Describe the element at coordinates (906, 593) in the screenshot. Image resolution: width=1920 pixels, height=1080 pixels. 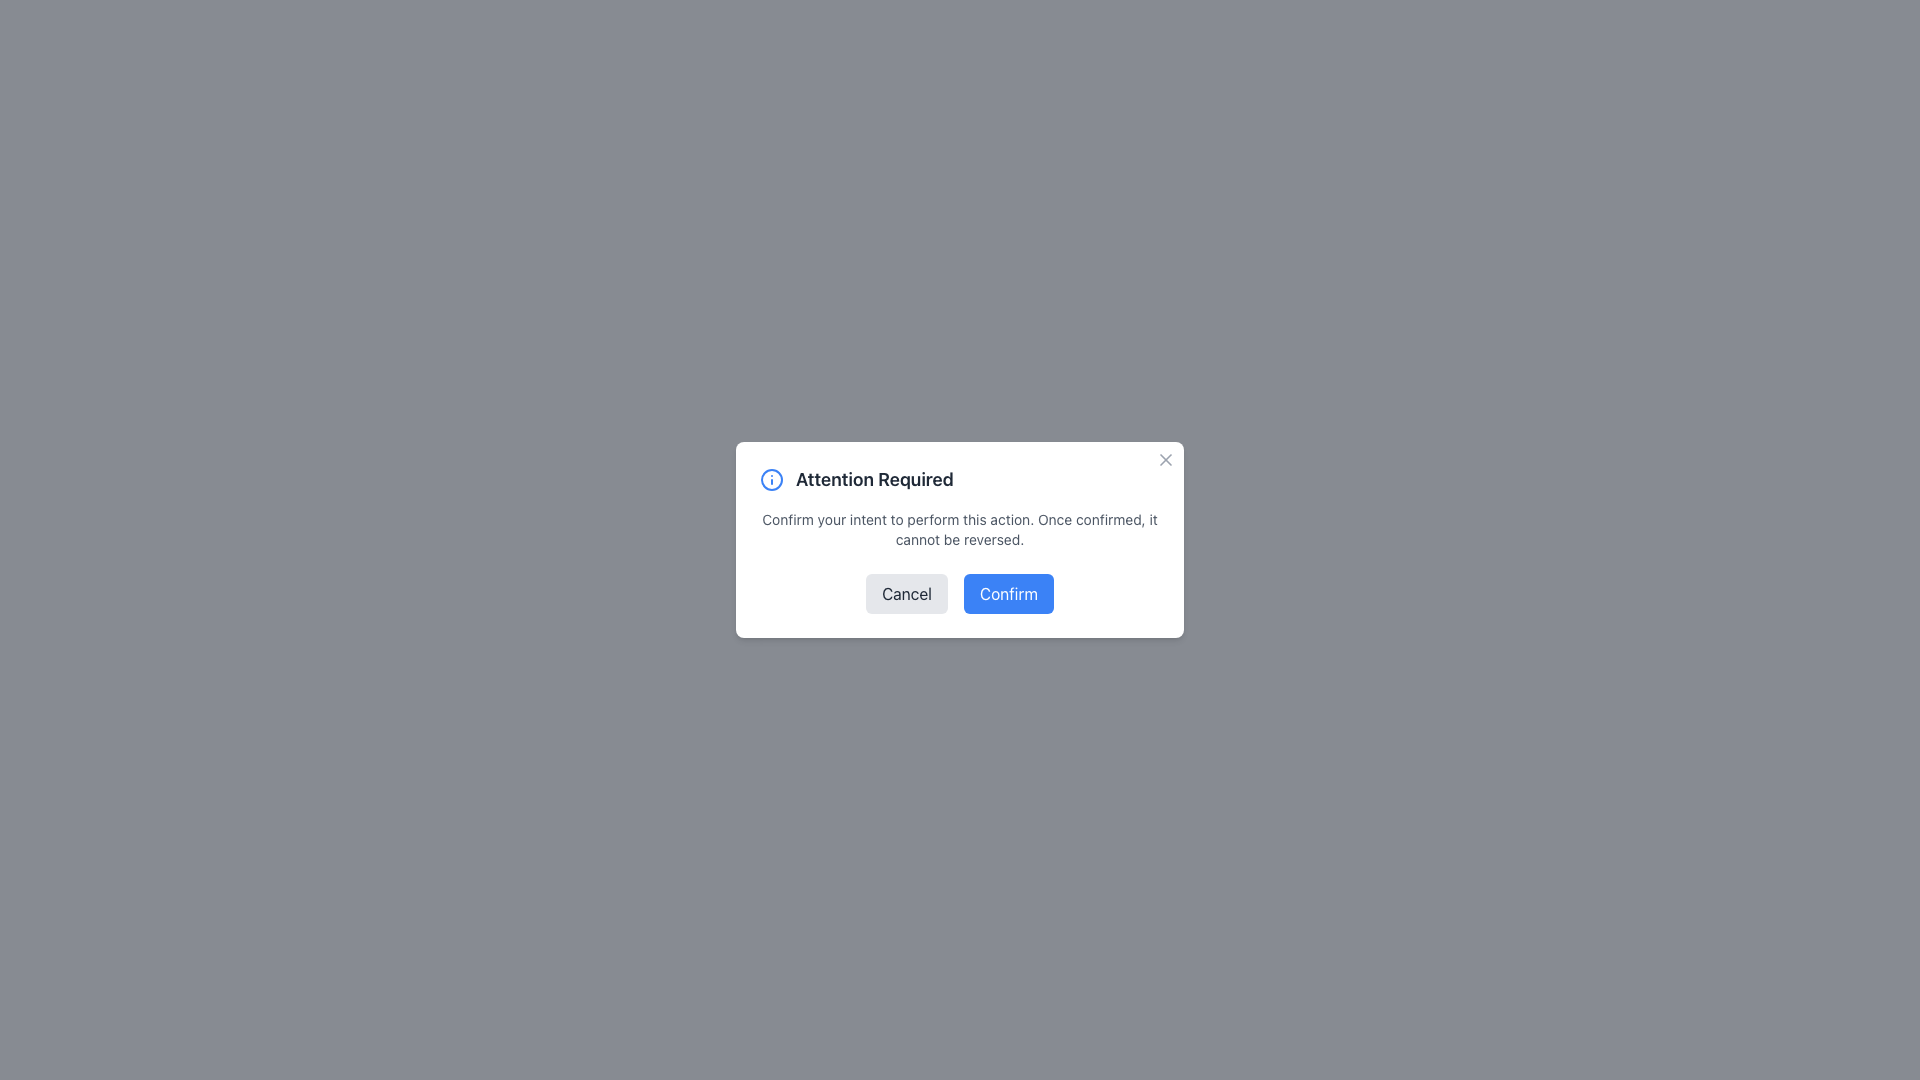
I see `the 'Cancel' button in the confirmation dialog to observe the hover effect` at that location.